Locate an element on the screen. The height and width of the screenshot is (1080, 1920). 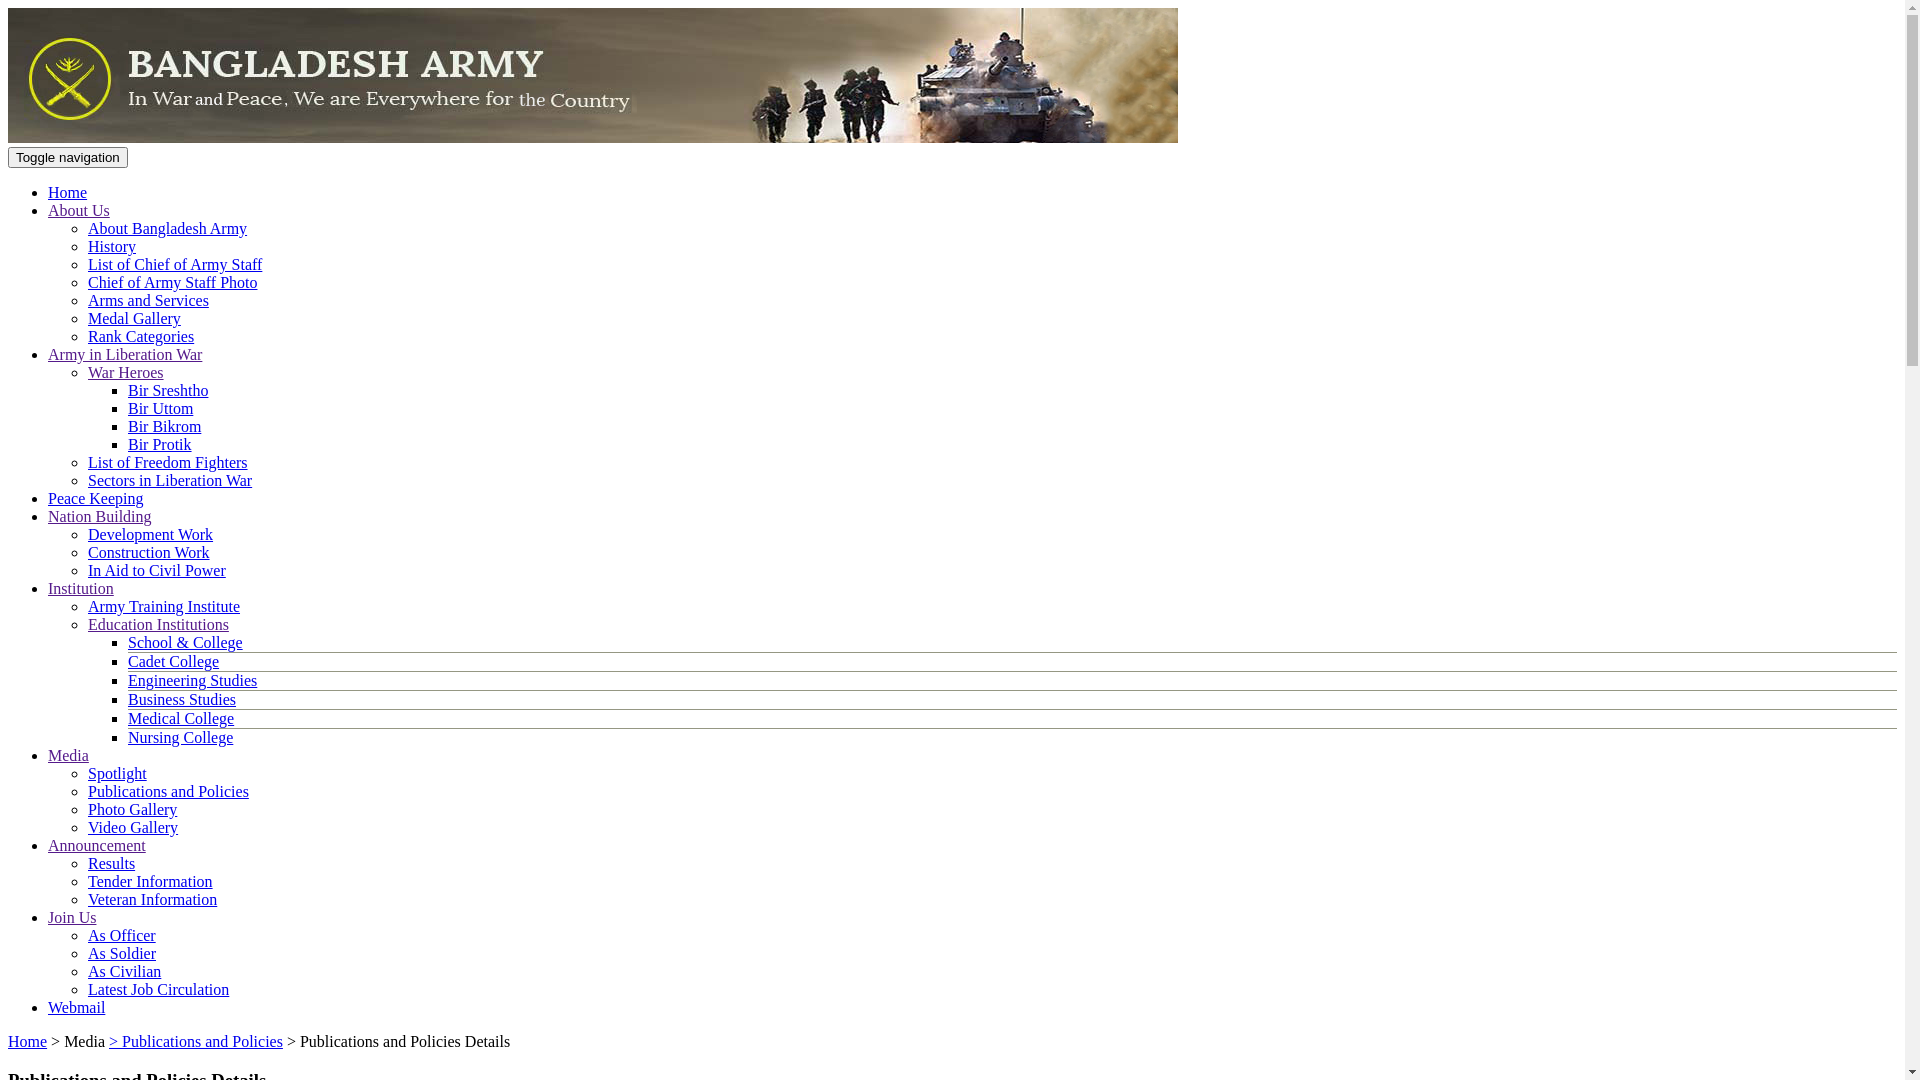
'Education Institutions' is located at coordinates (157, 623).